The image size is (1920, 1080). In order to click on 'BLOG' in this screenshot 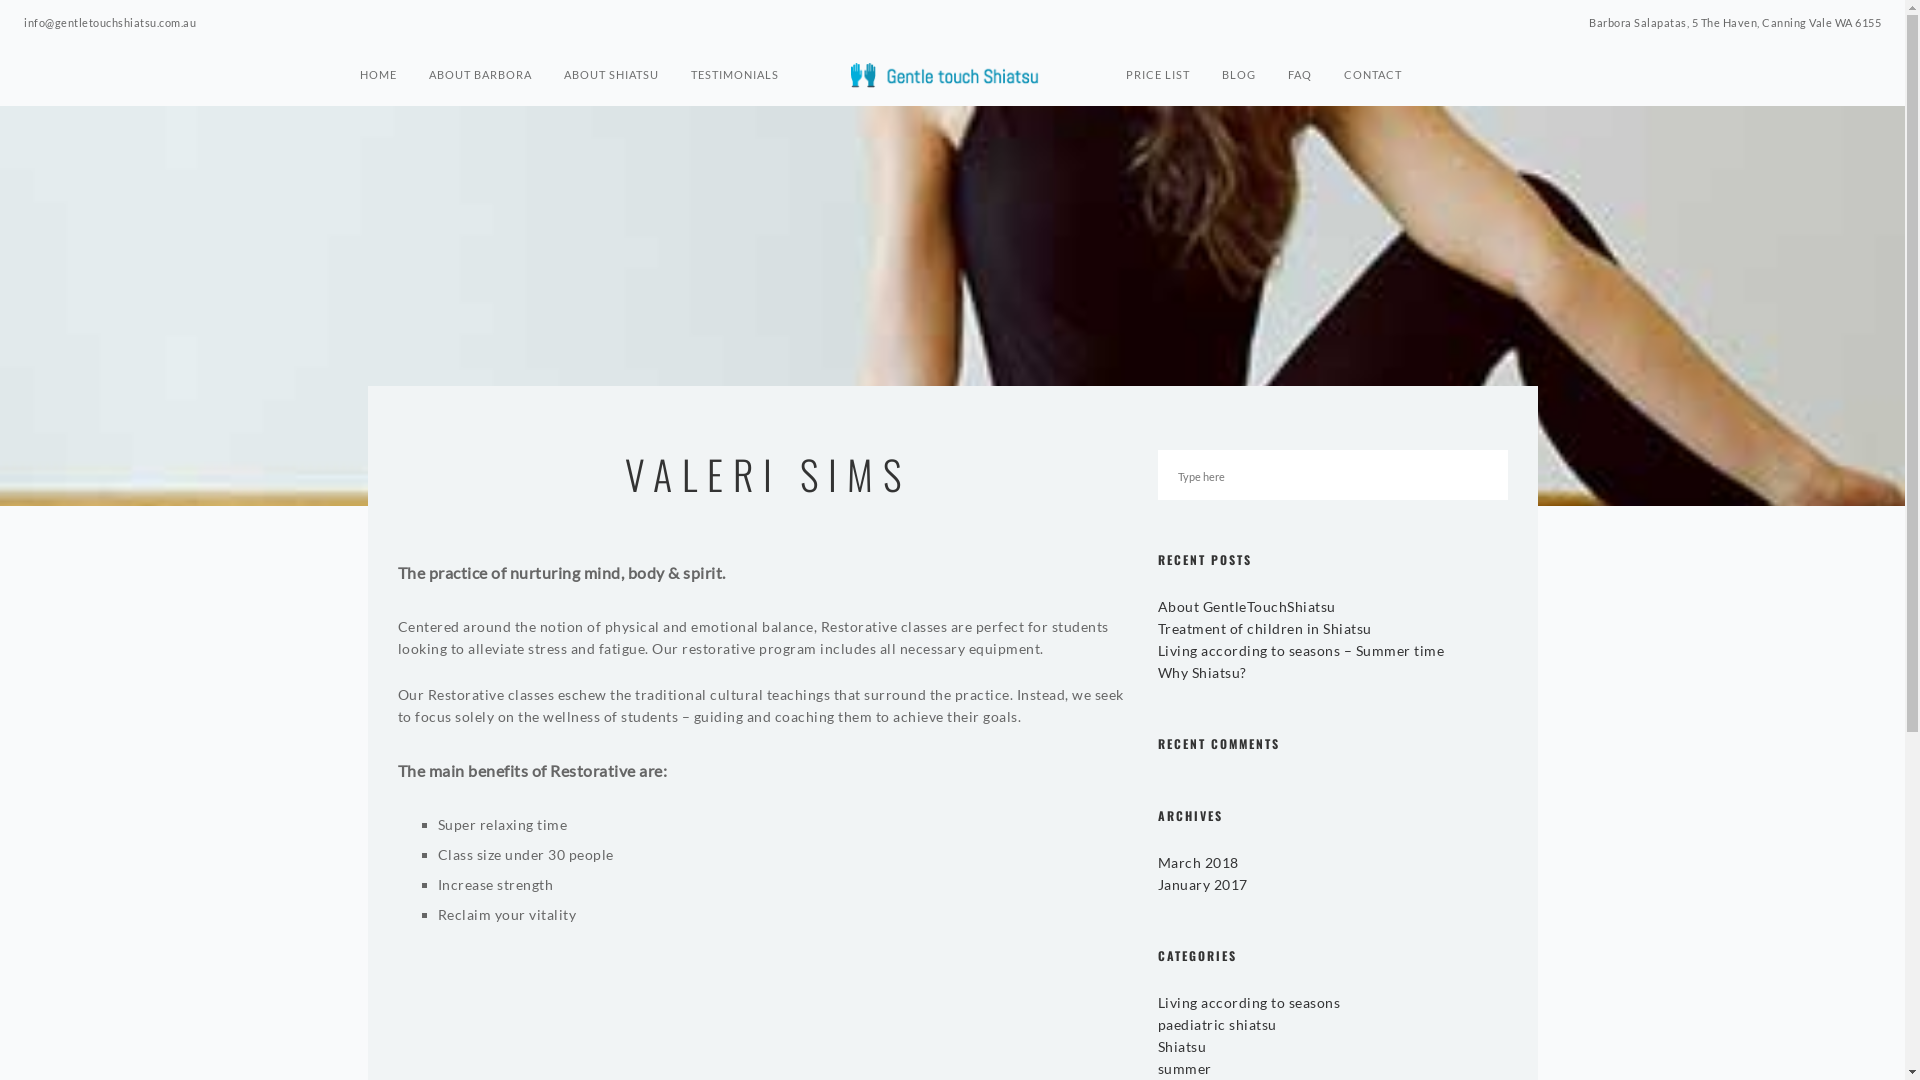, I will do `click(1237, 75)`.